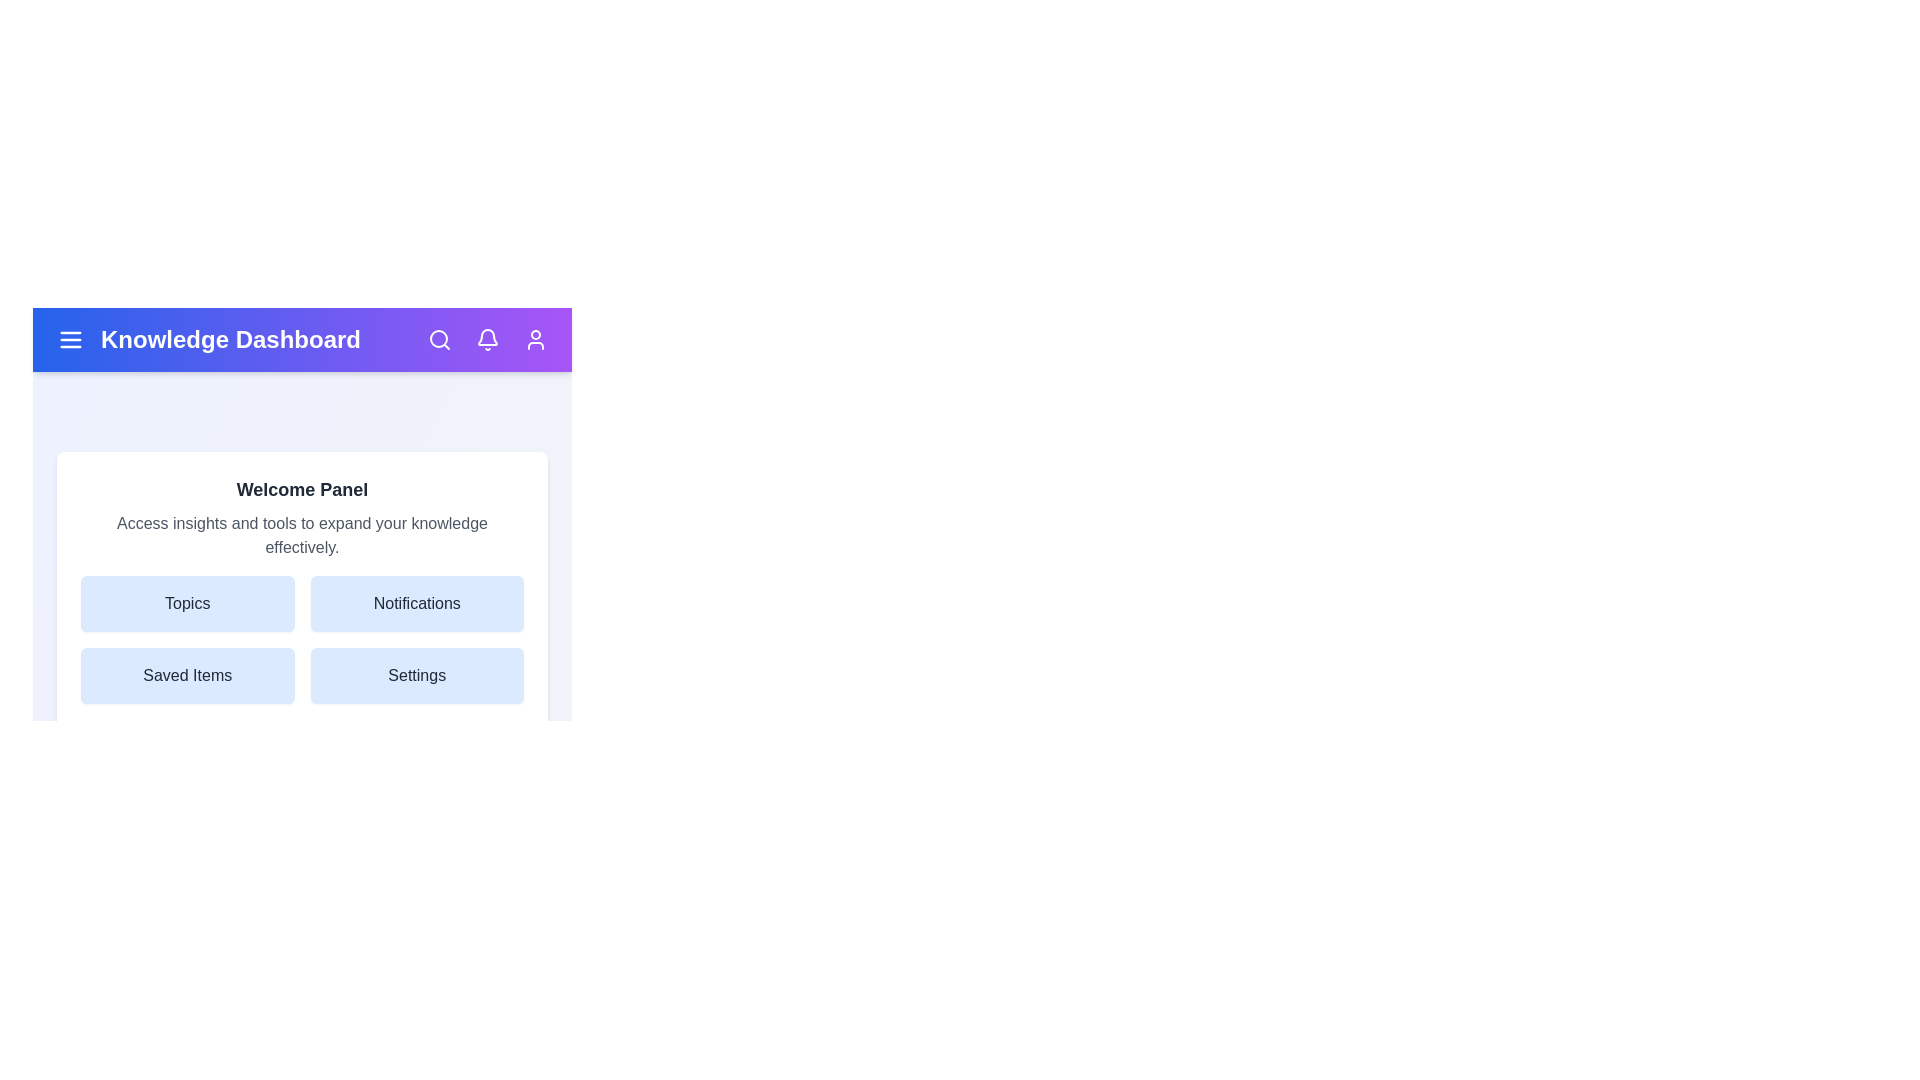  Describe the element at coordinates (416, 675) in the screenshot. I see `the 'Settings' button located in the bottom-right of the panel` at that location.